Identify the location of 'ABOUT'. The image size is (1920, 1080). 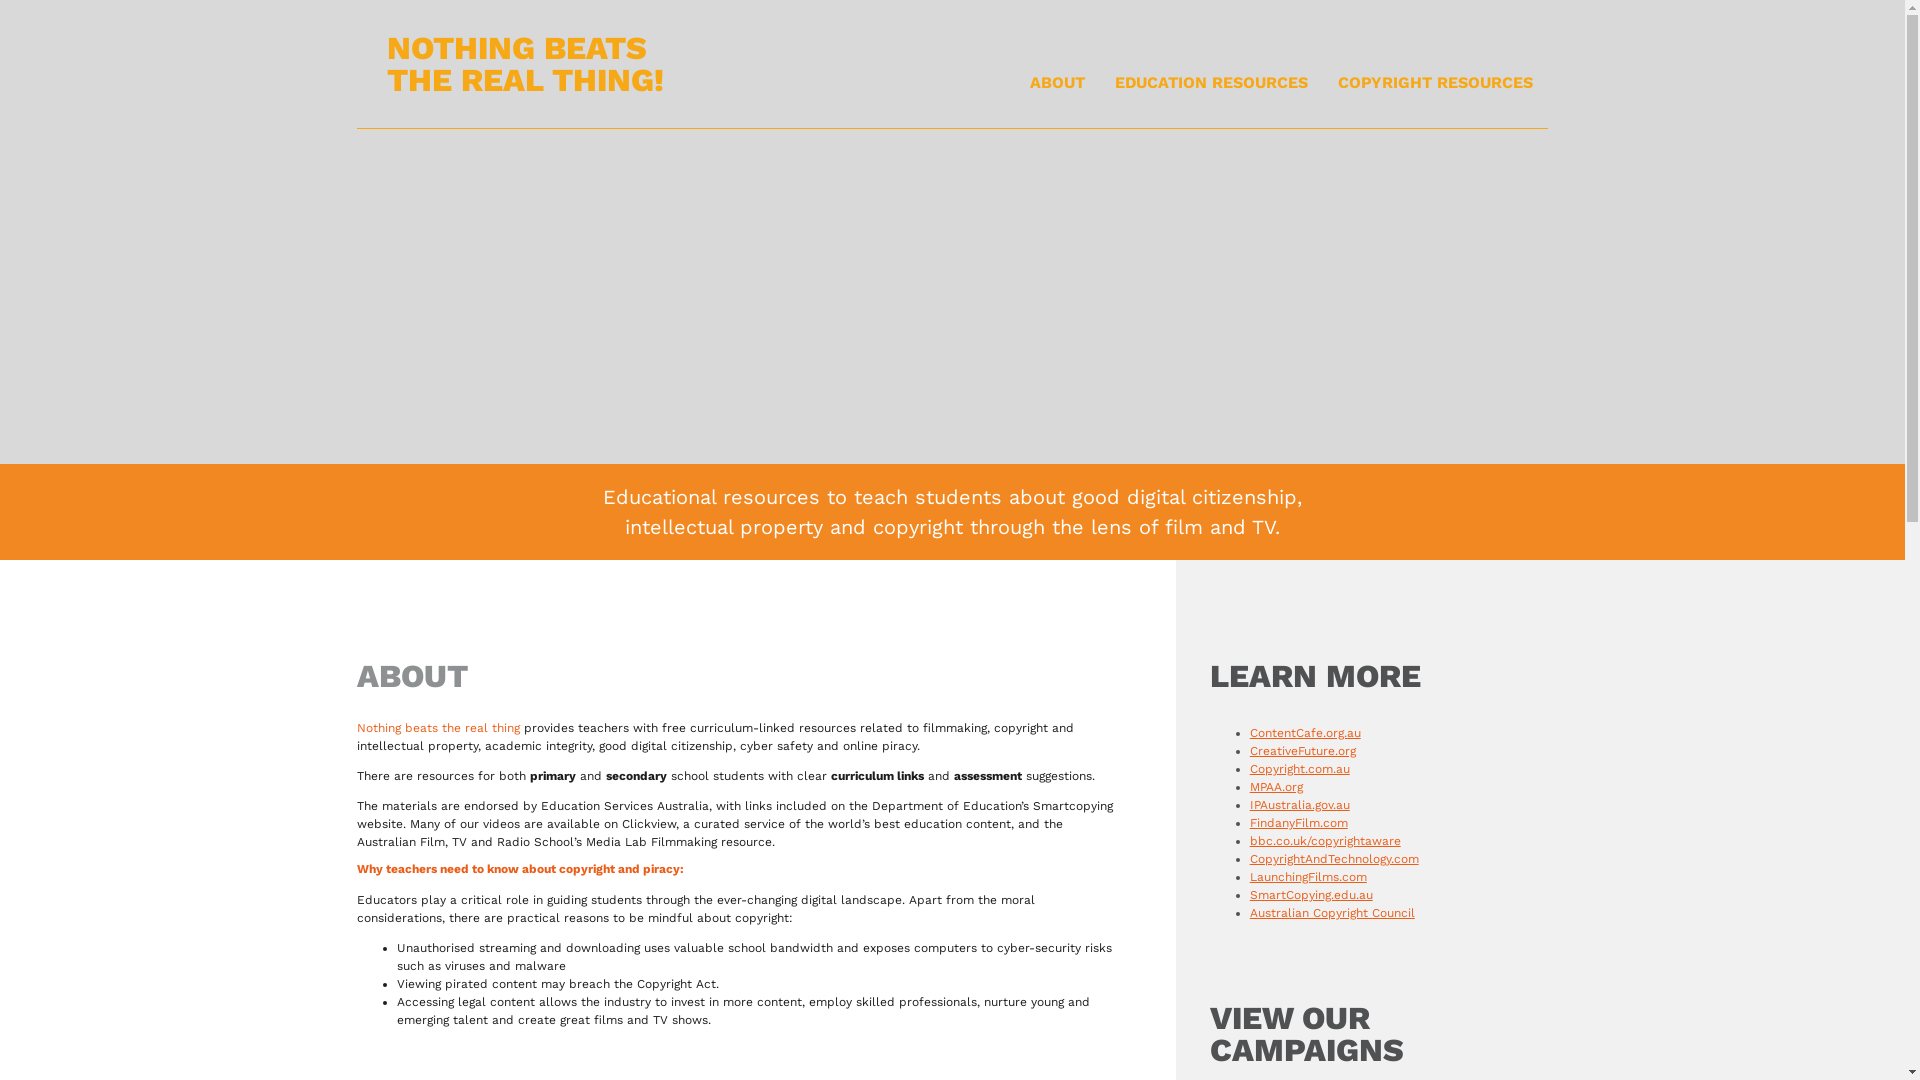
(1056, 82).